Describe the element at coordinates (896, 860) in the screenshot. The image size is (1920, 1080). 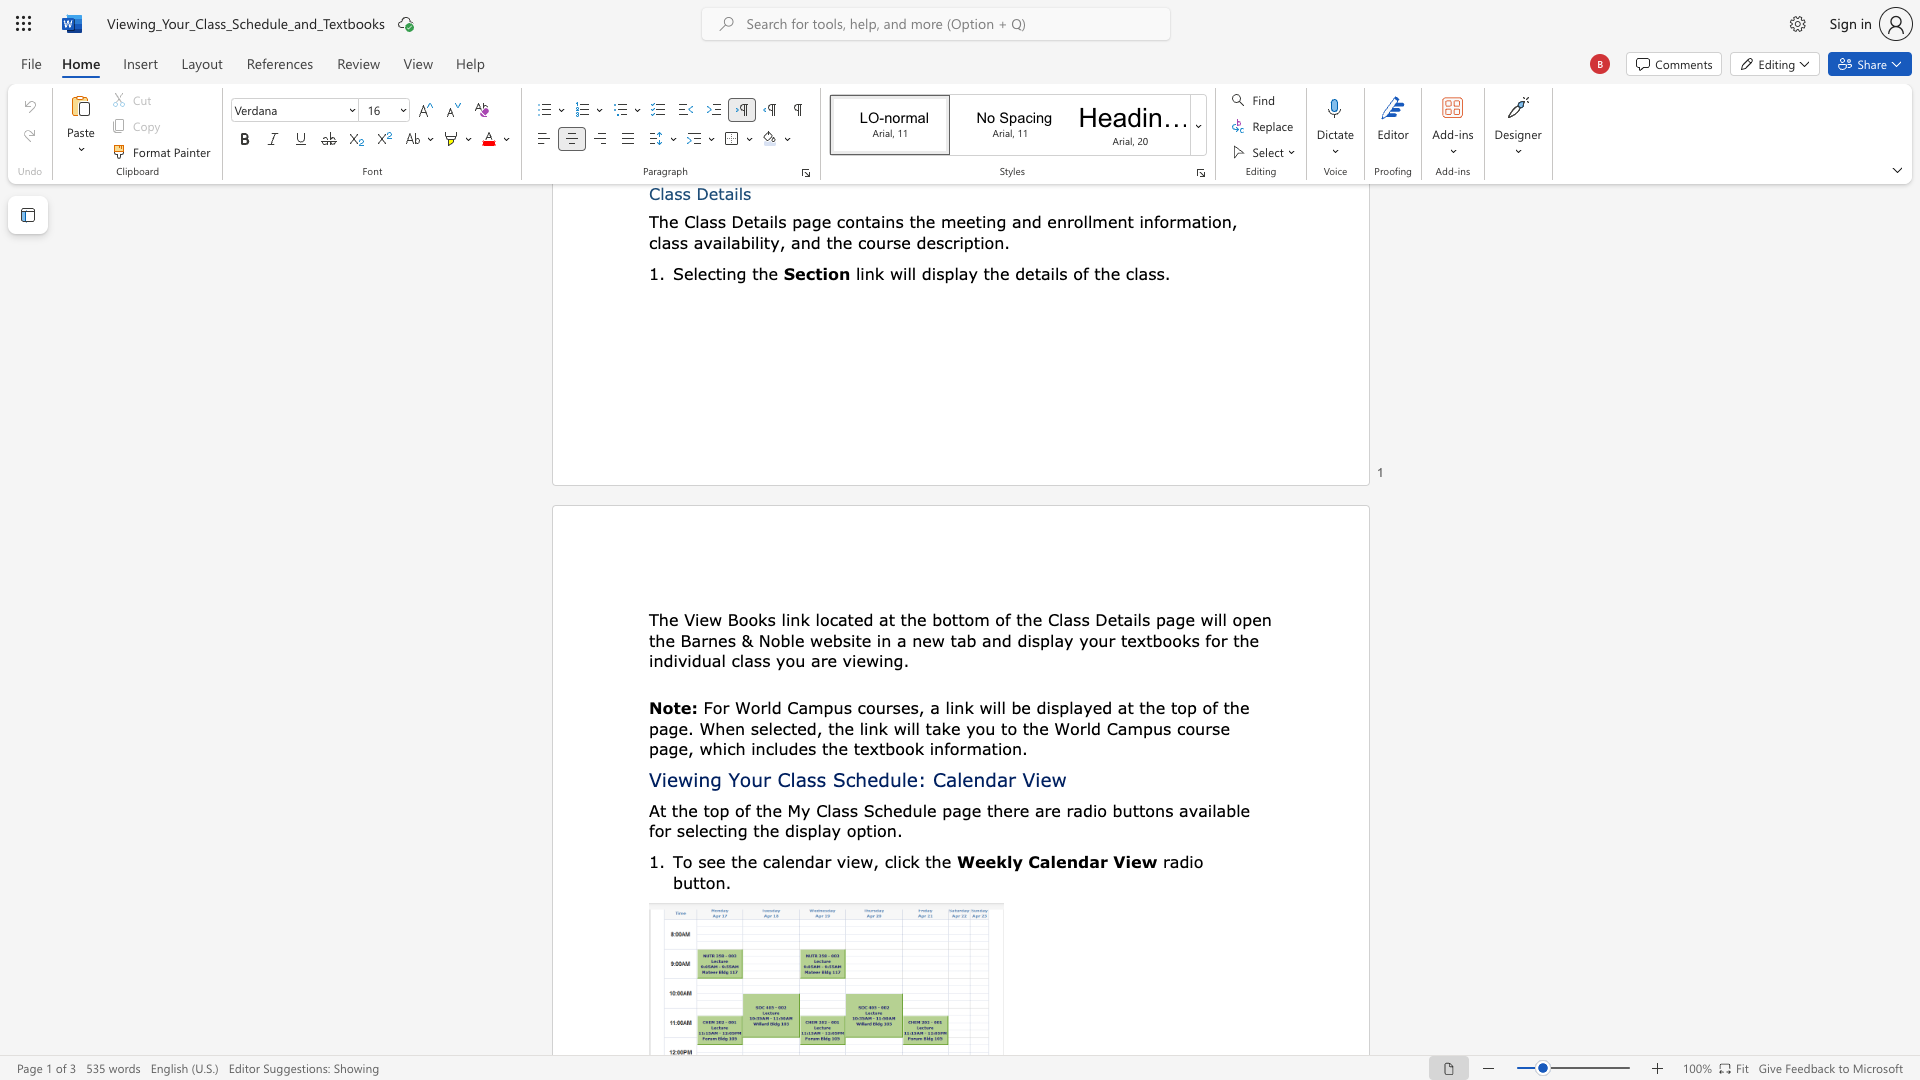
I see `the subset text "ic" within the text "To see the calendar view, click the"` at that location.